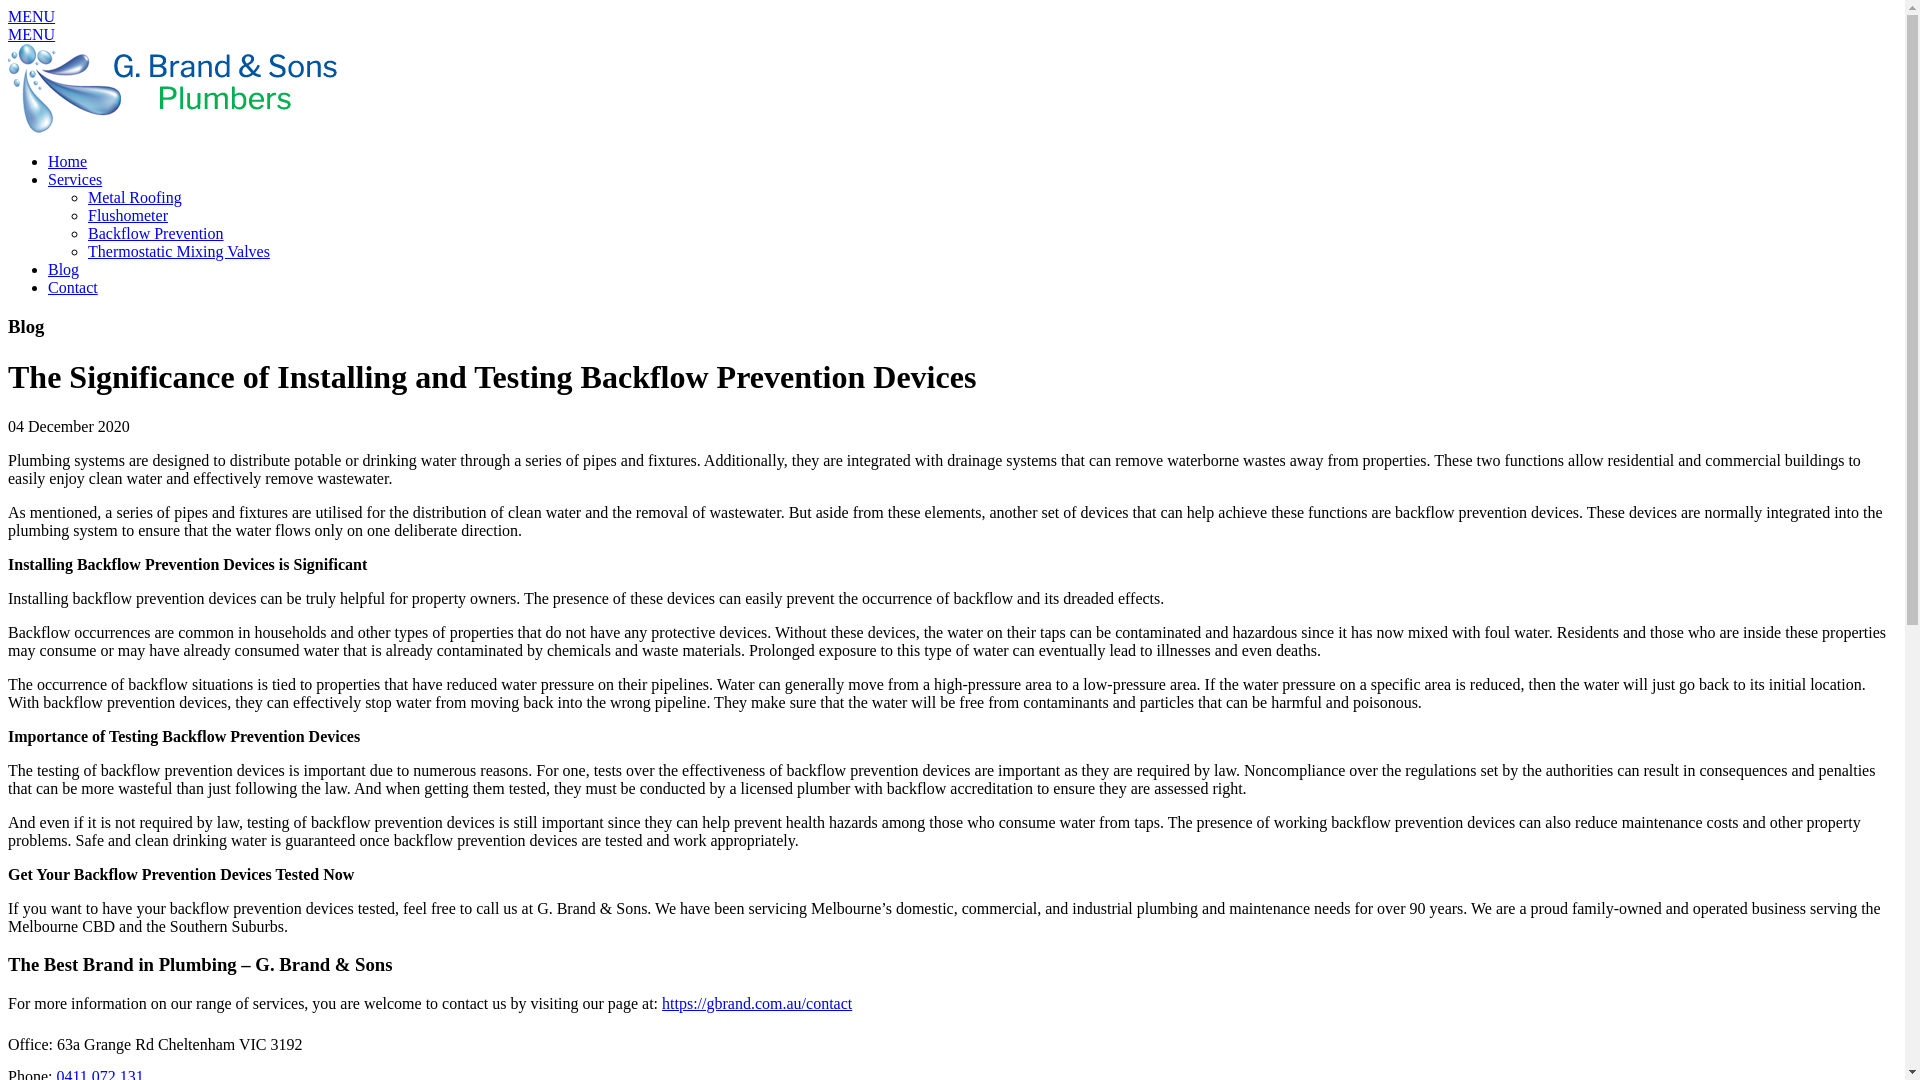  What do you see at coordinates (72, 287) in the screenshot?
I see `'Contact'` at bounding box center [72, 287].